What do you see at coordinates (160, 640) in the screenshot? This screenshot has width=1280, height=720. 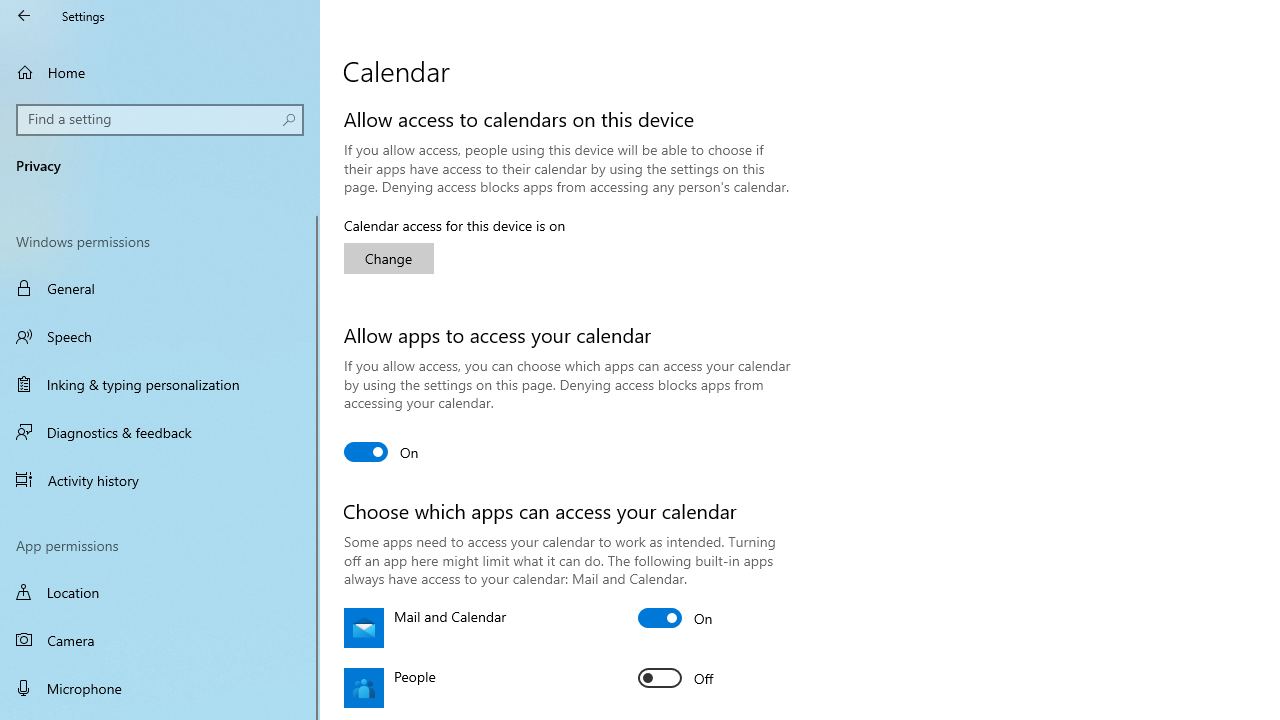 I see `'Camera'` at bounding box center [160, 640].